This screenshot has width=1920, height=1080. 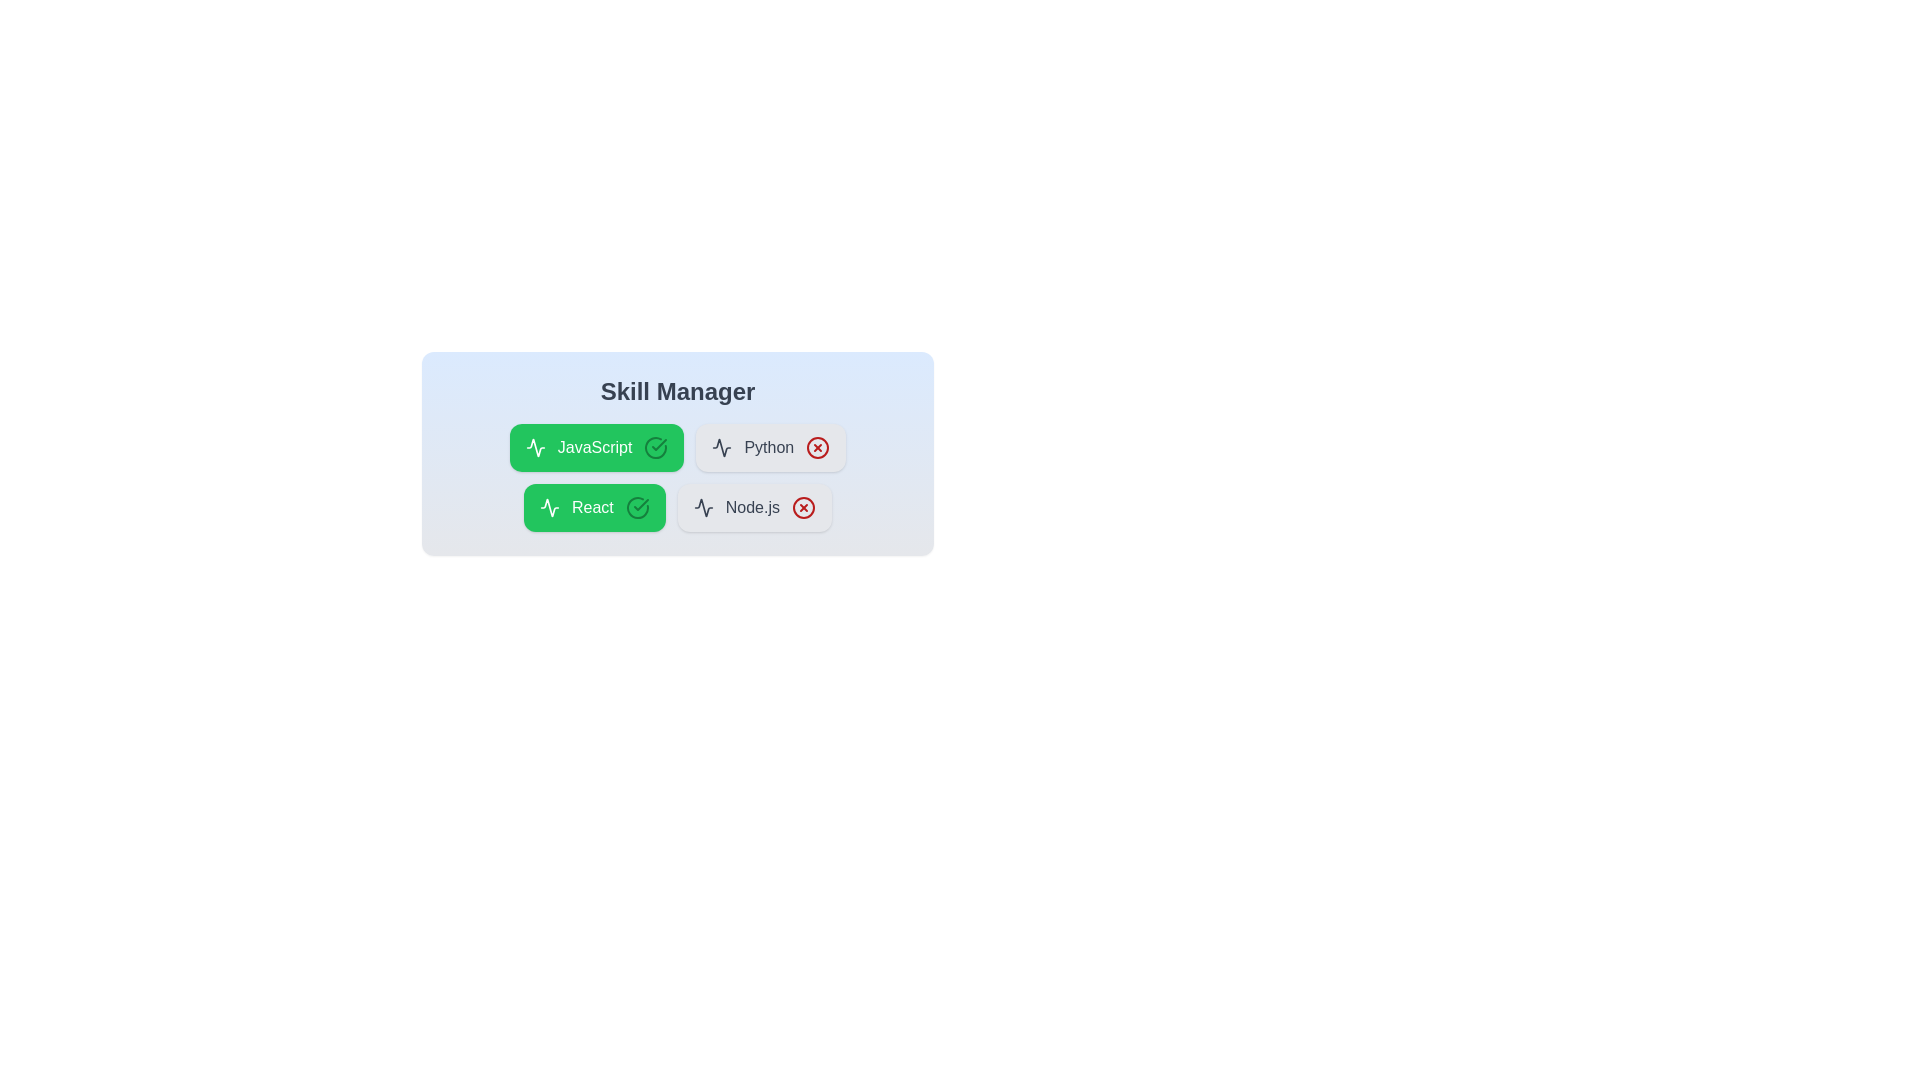 What do you see at coordinates (752, 507) in the screenshot?
I see `the skill chip labeled 'Node.js' to toggle its activation status` at bounding box center [752, 507].